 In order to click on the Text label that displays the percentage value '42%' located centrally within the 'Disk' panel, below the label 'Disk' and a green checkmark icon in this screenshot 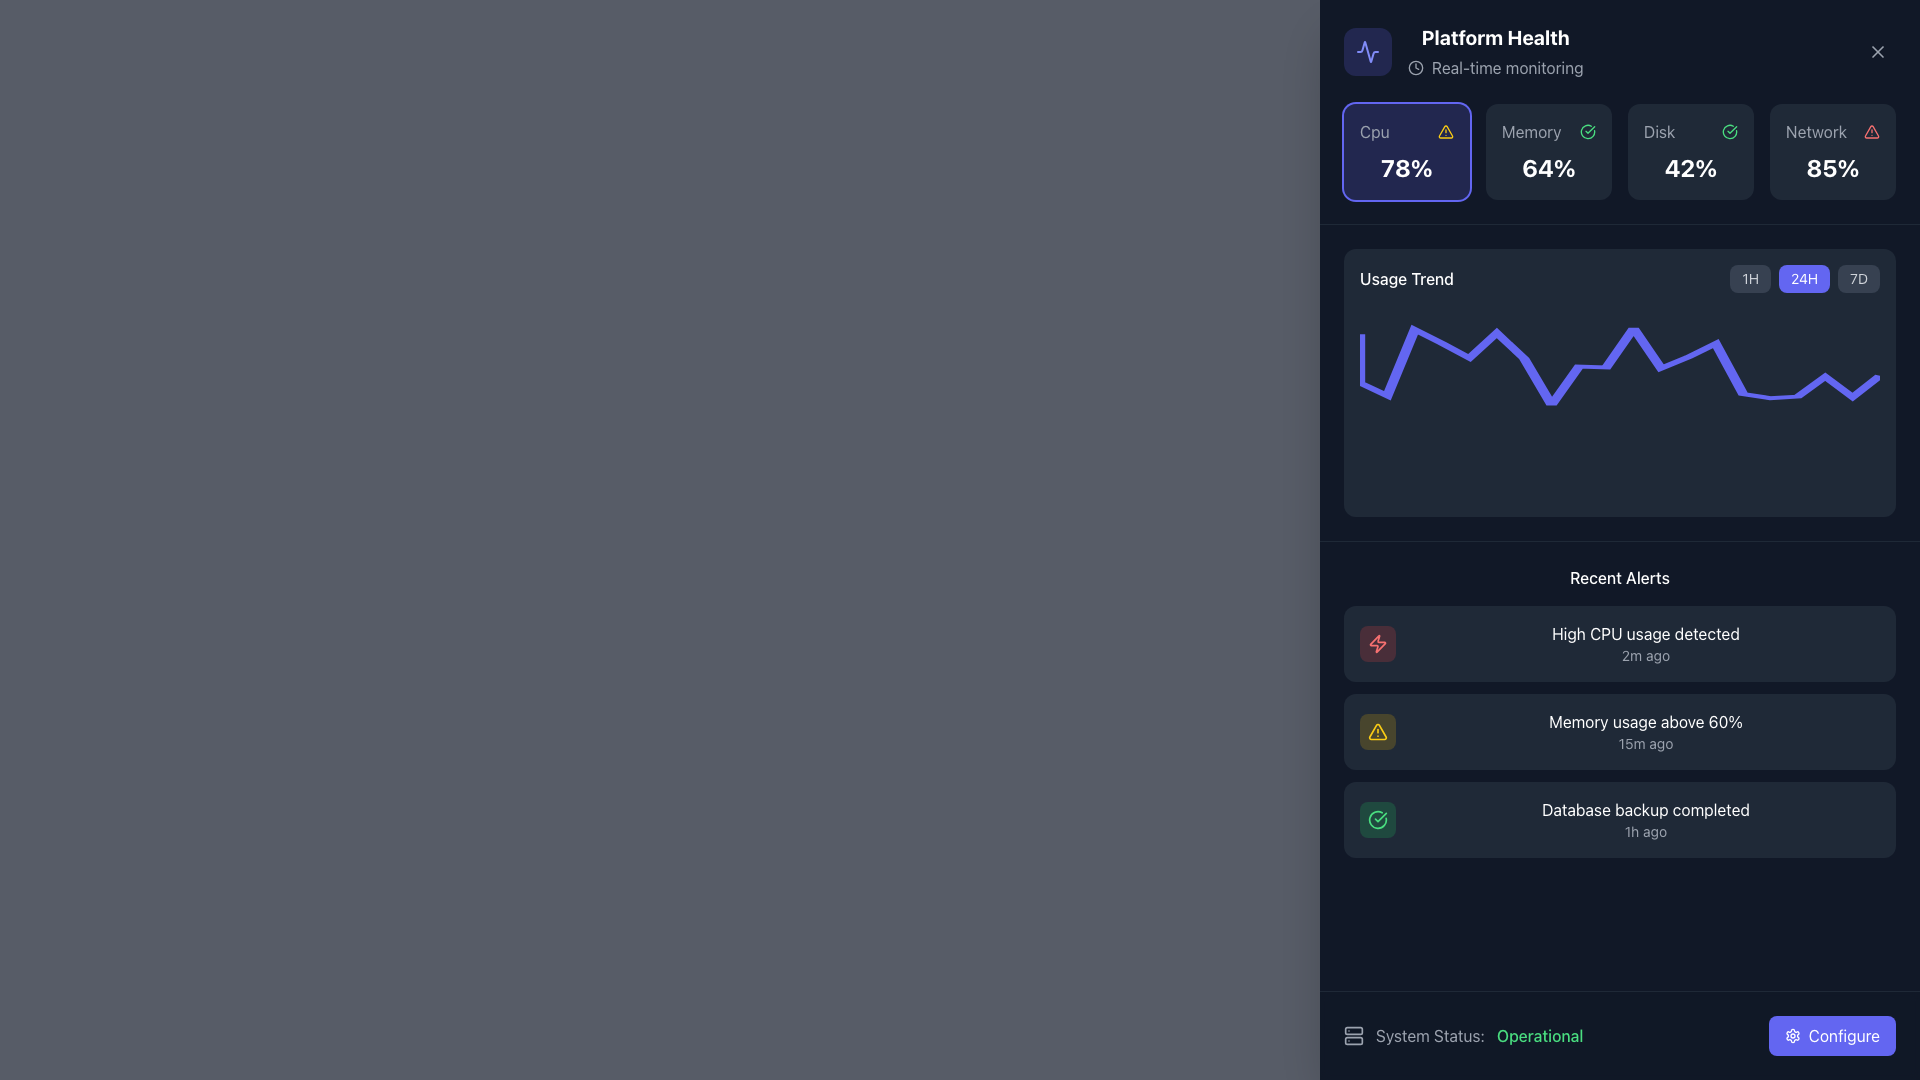, I will do `click(1689, 167)`.